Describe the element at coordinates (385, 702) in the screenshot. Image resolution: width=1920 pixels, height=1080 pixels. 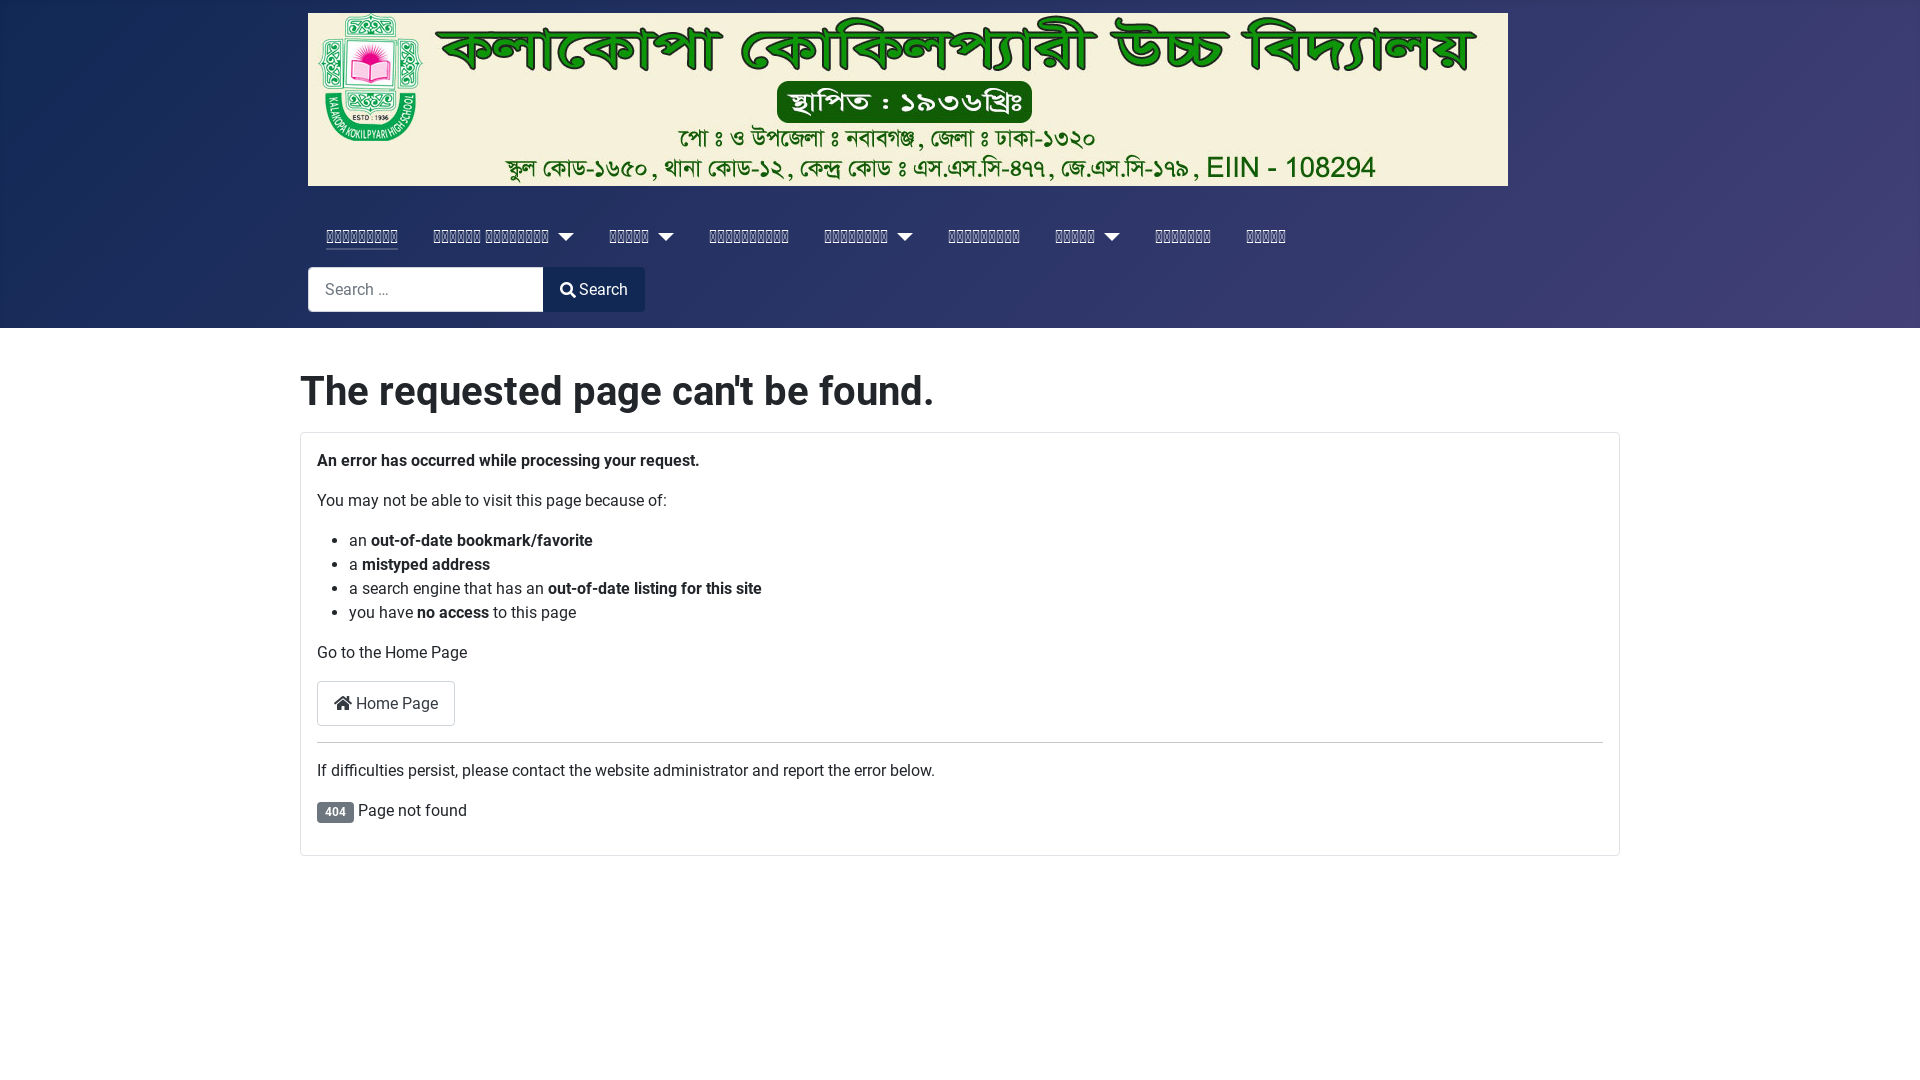
I see `'Home Page'` at that location.